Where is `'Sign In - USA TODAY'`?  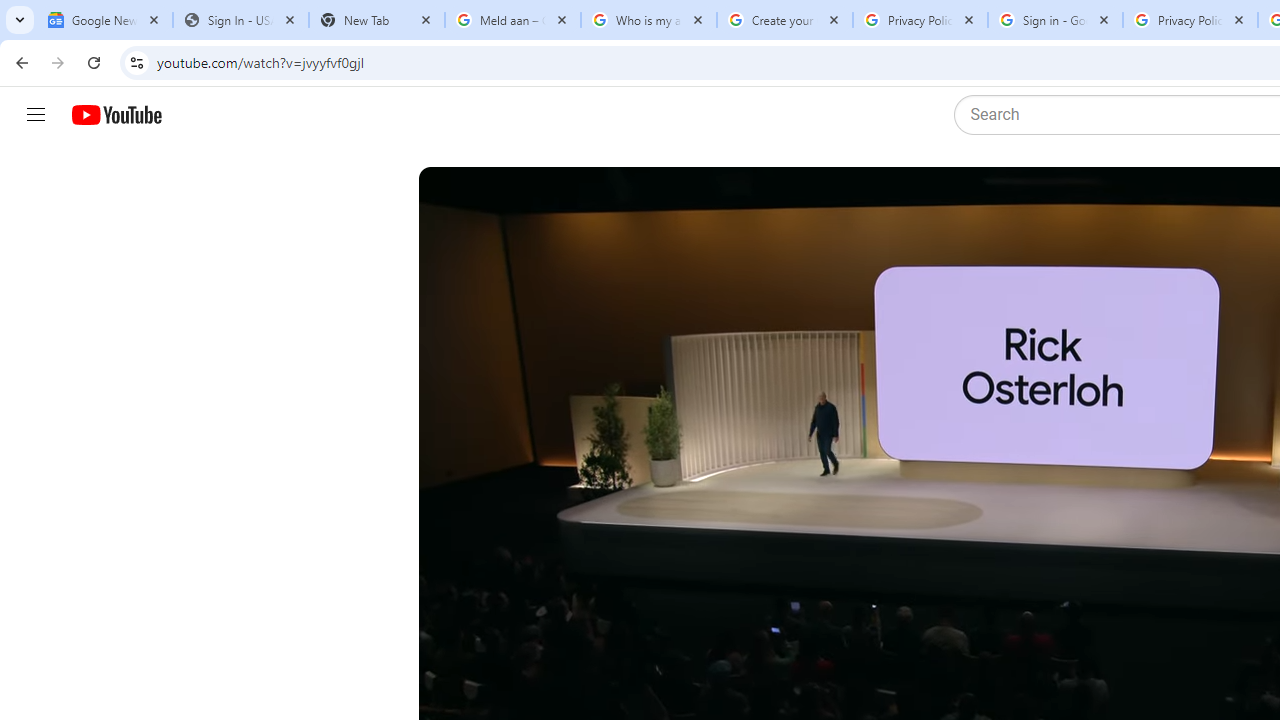
'Sign In - USA TODAY' is located at coordinates (240, 20).